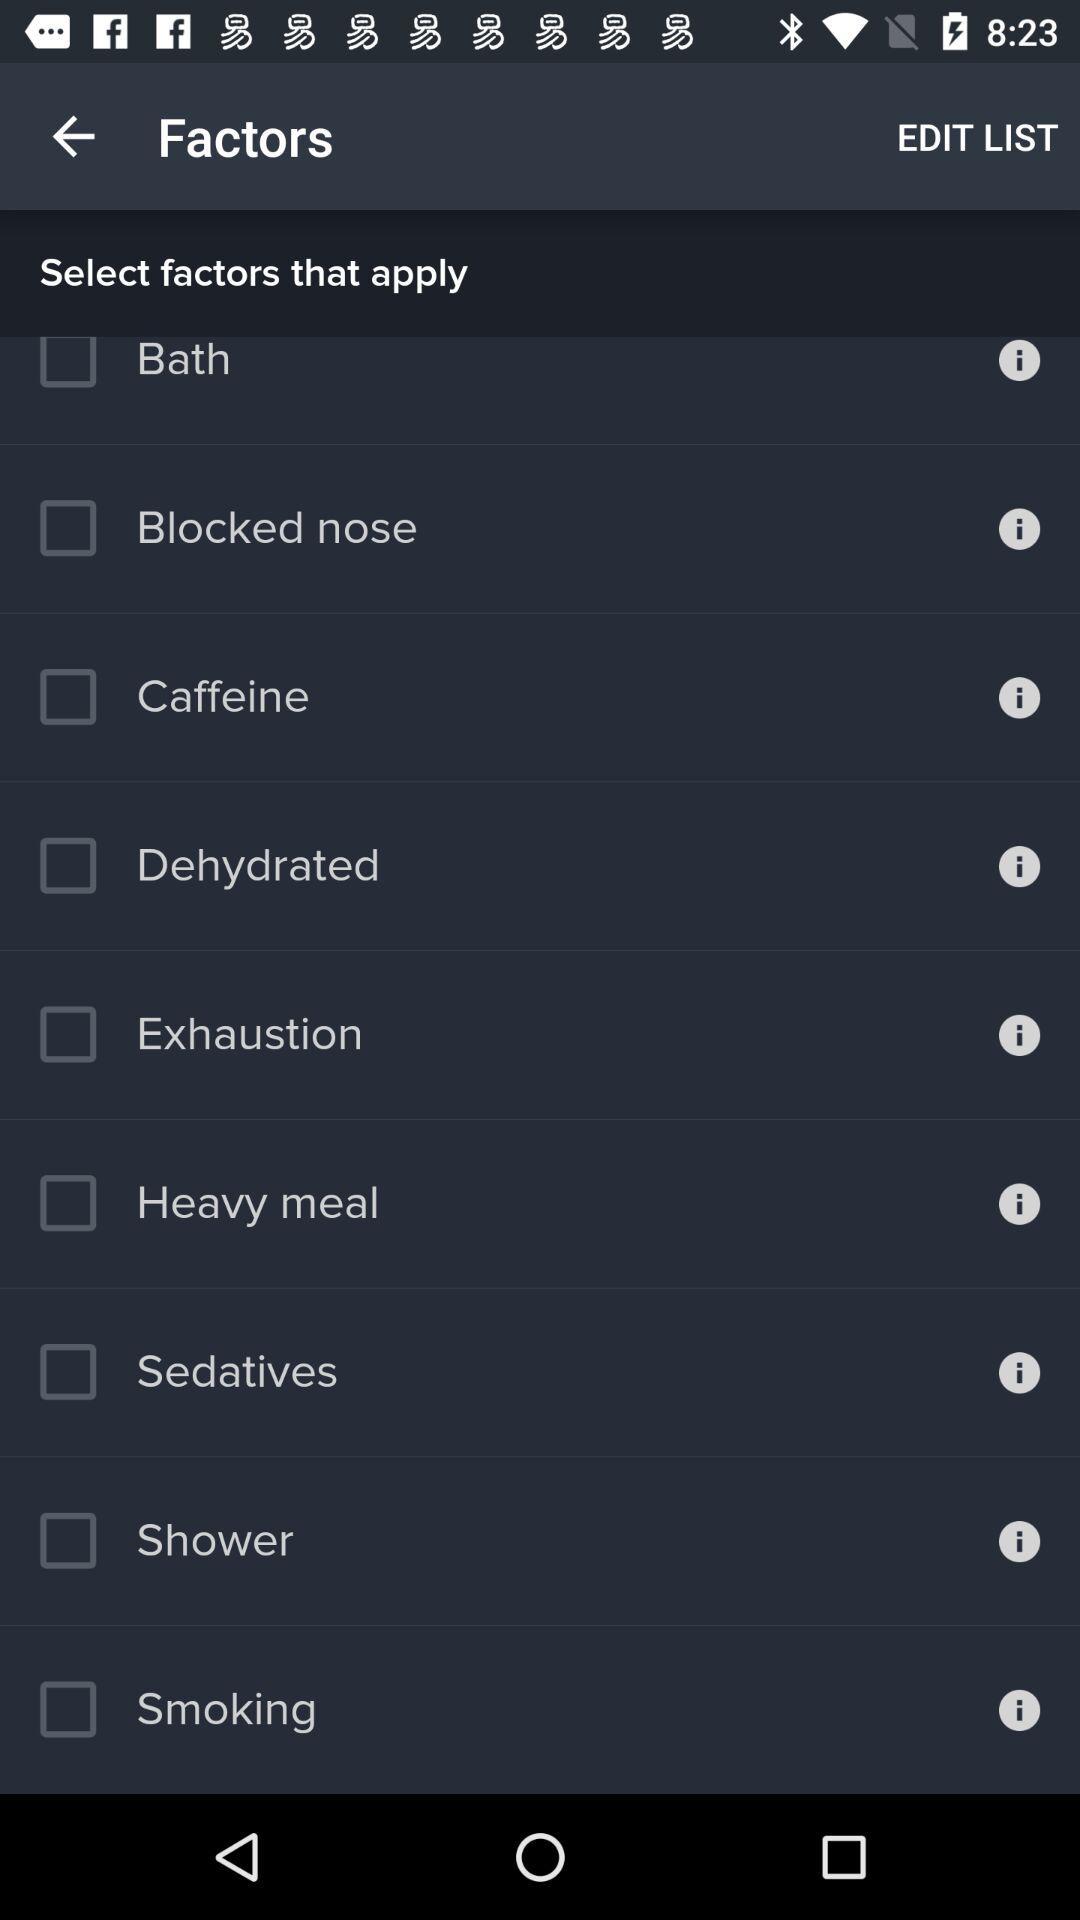 Image resolution: width=1080 pixels, height=1920 pixels. Describe the element at coordinates (135, 372) in the screenshot. I see `bath` at that location.